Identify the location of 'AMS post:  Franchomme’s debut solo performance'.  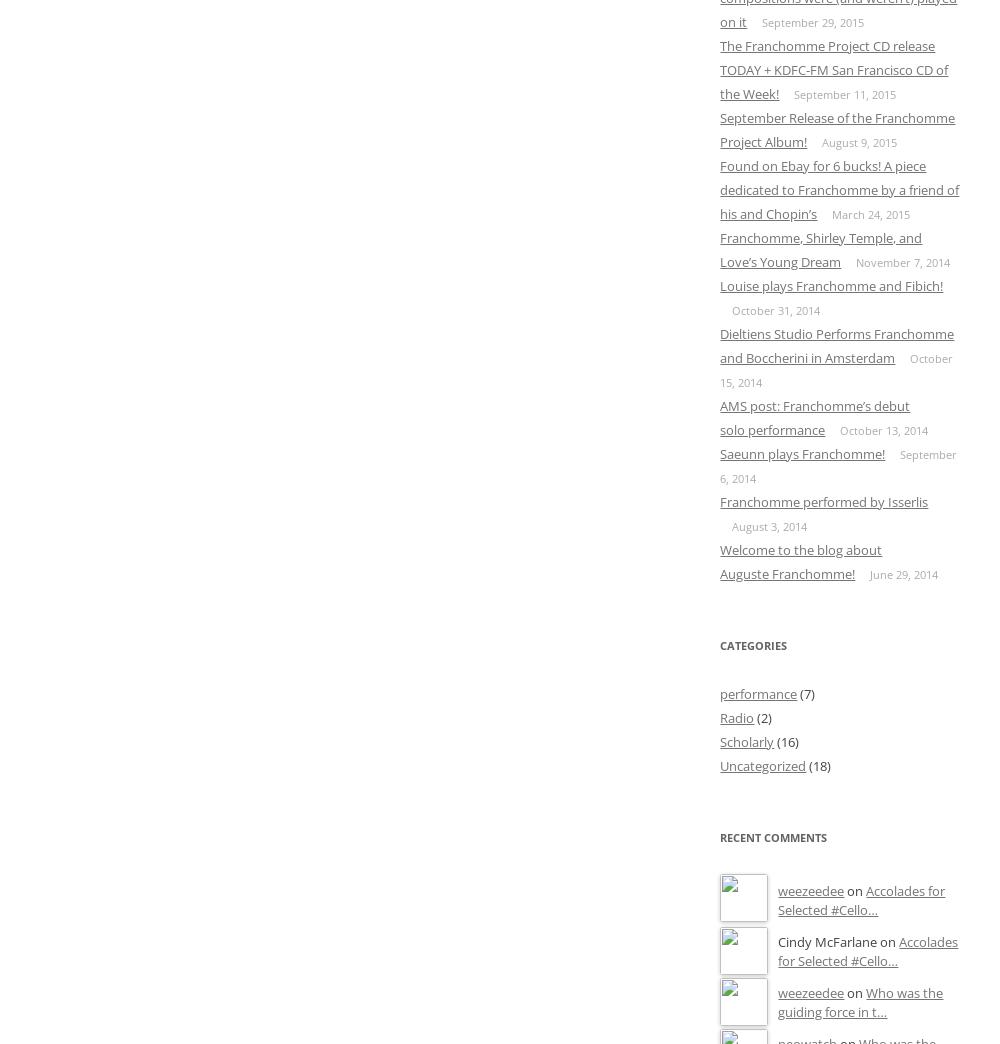
(719, 415).